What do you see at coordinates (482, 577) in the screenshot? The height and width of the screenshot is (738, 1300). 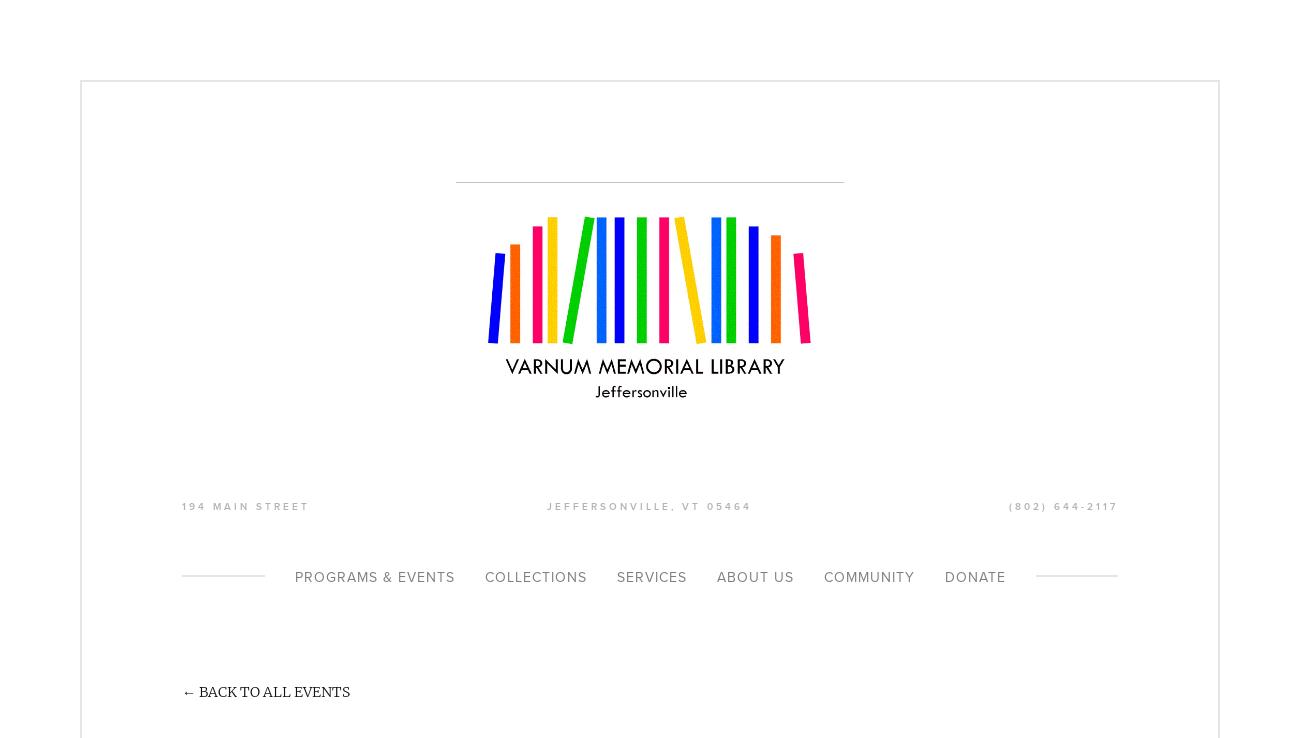 I see `'Collections'` at bounding box center [482, 577].